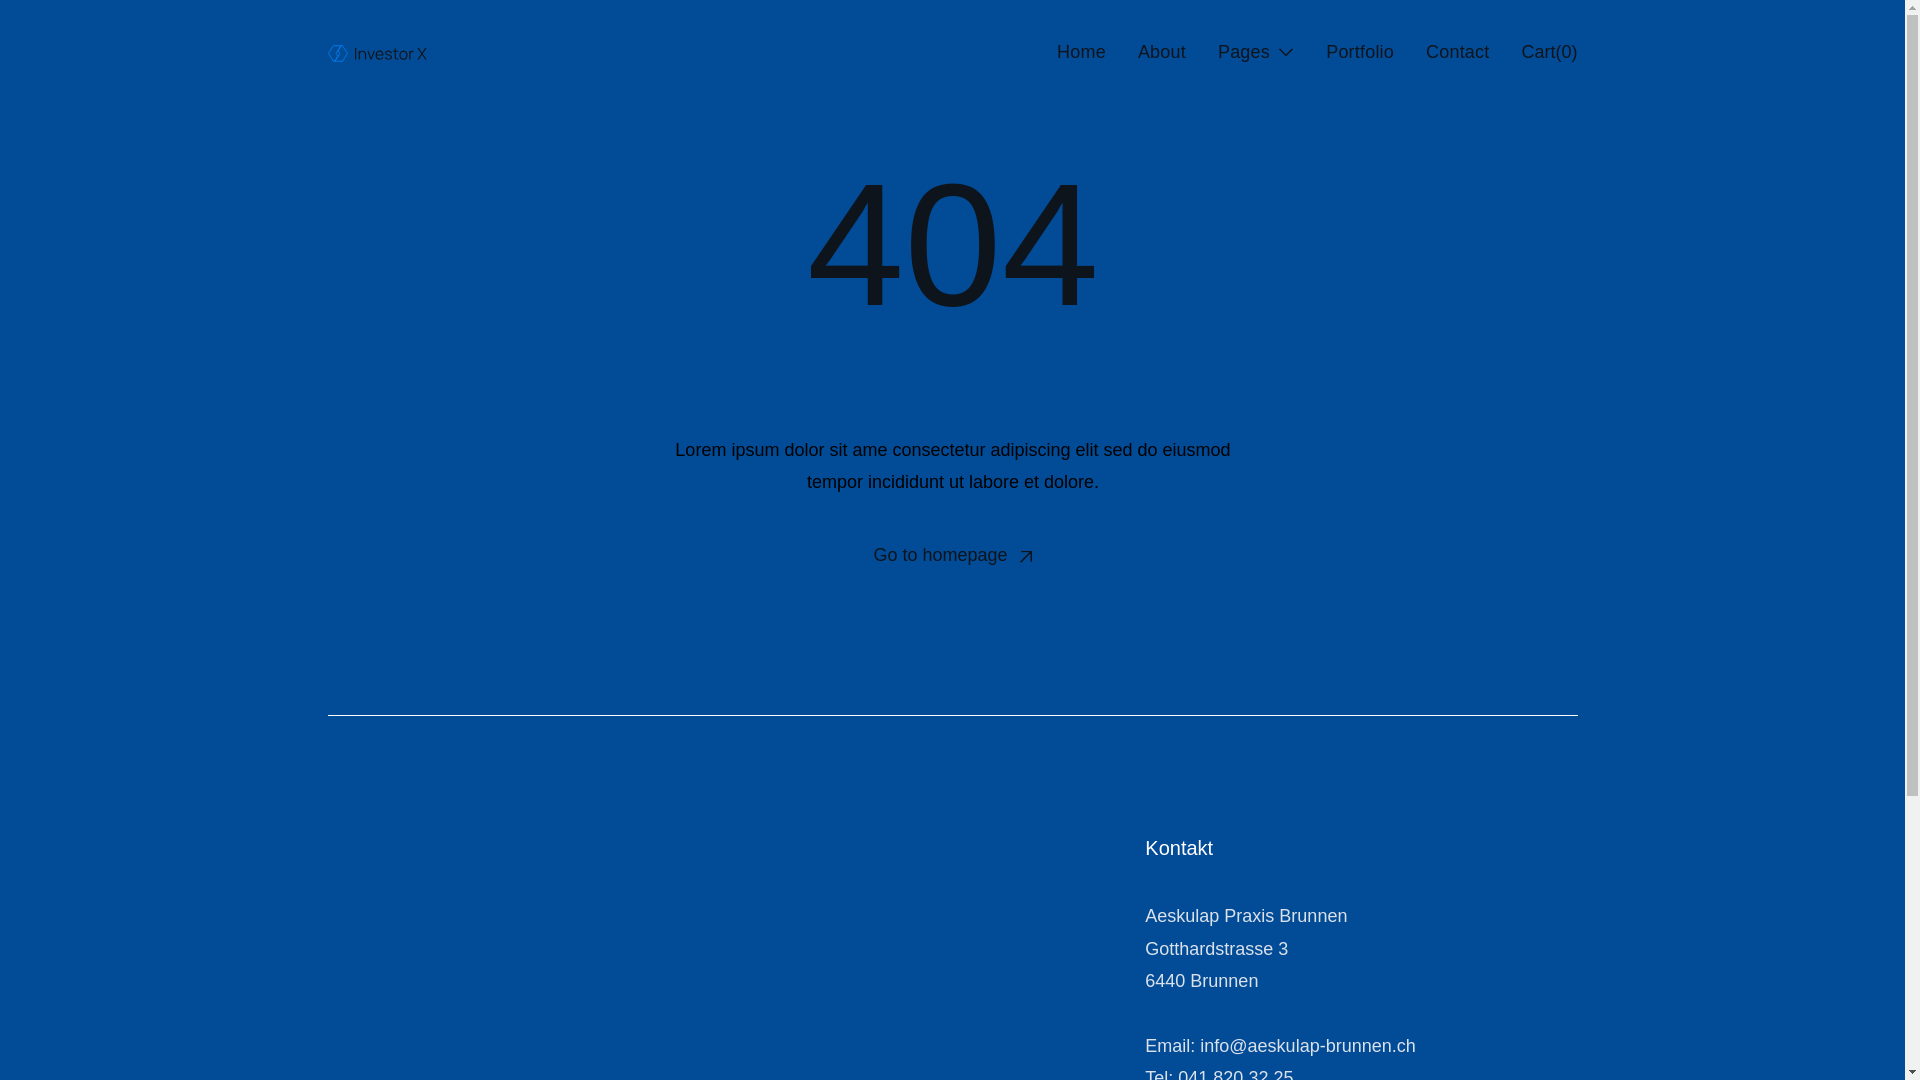 This screenshot has width=1920, height=1080. What do you see at coordinates (1359, 50) in the screenshot?
I see `'Portfolio'` at bounding box center [1359, 50].